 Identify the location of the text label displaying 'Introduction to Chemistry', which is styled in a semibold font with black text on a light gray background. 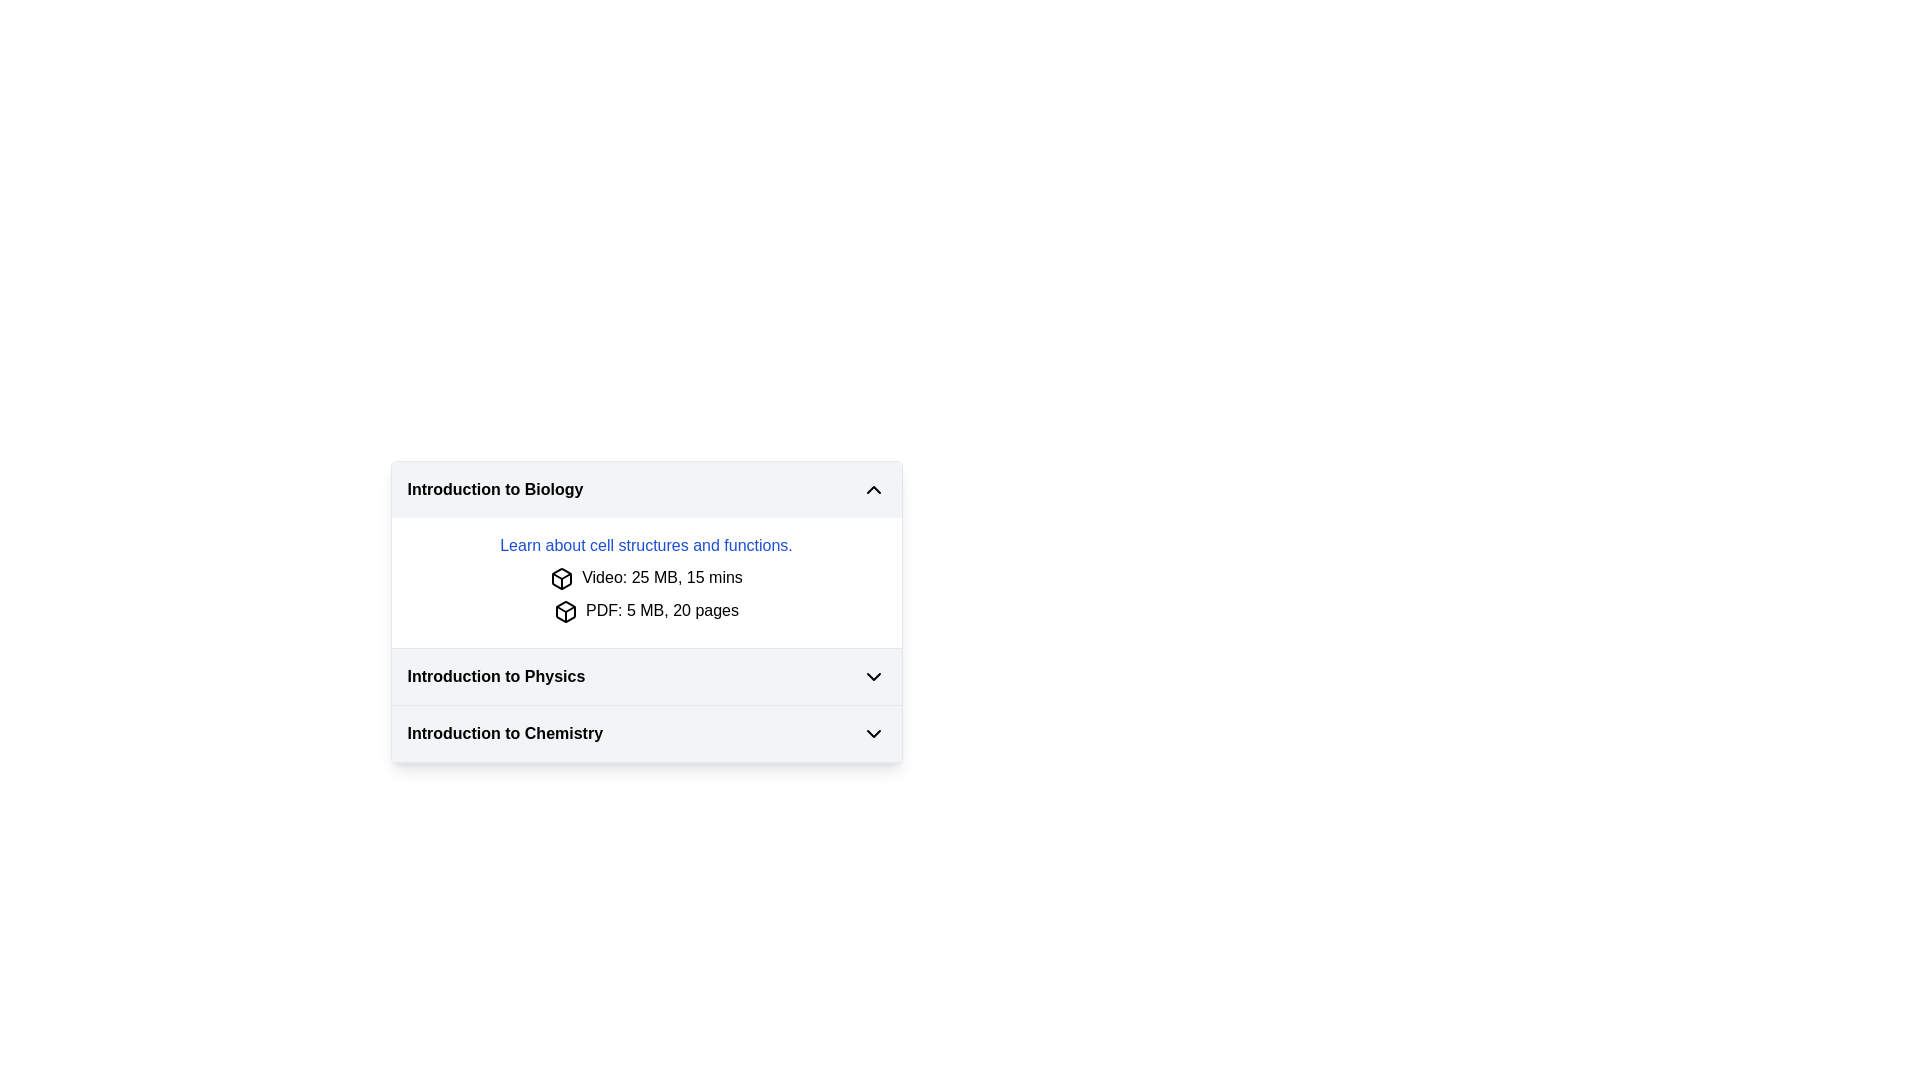
(505, 733).